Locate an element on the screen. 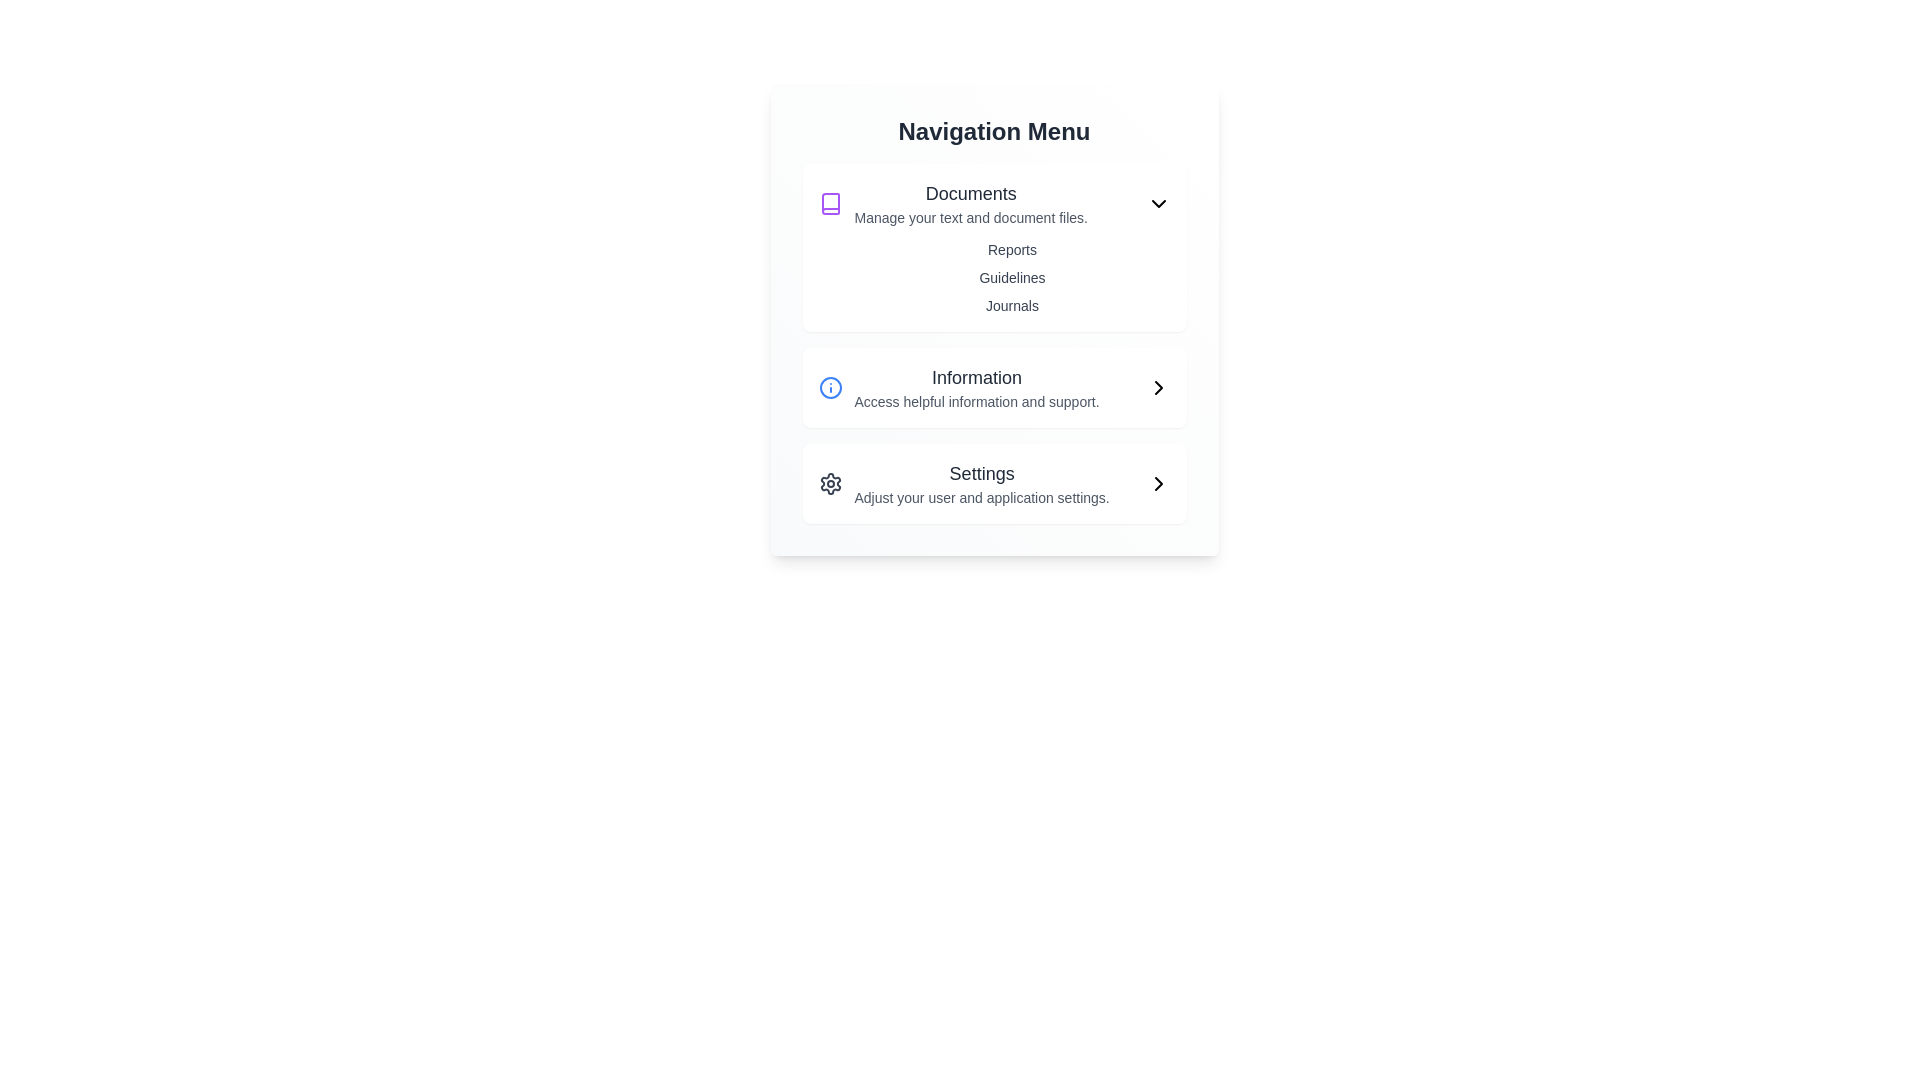  the 'Documents' icon, which is the first component inside the 'DocumentsManage your text and document files.' group, located to the left of the 'Documents' title in the navigation submenu is located at coordinates (830, 204).